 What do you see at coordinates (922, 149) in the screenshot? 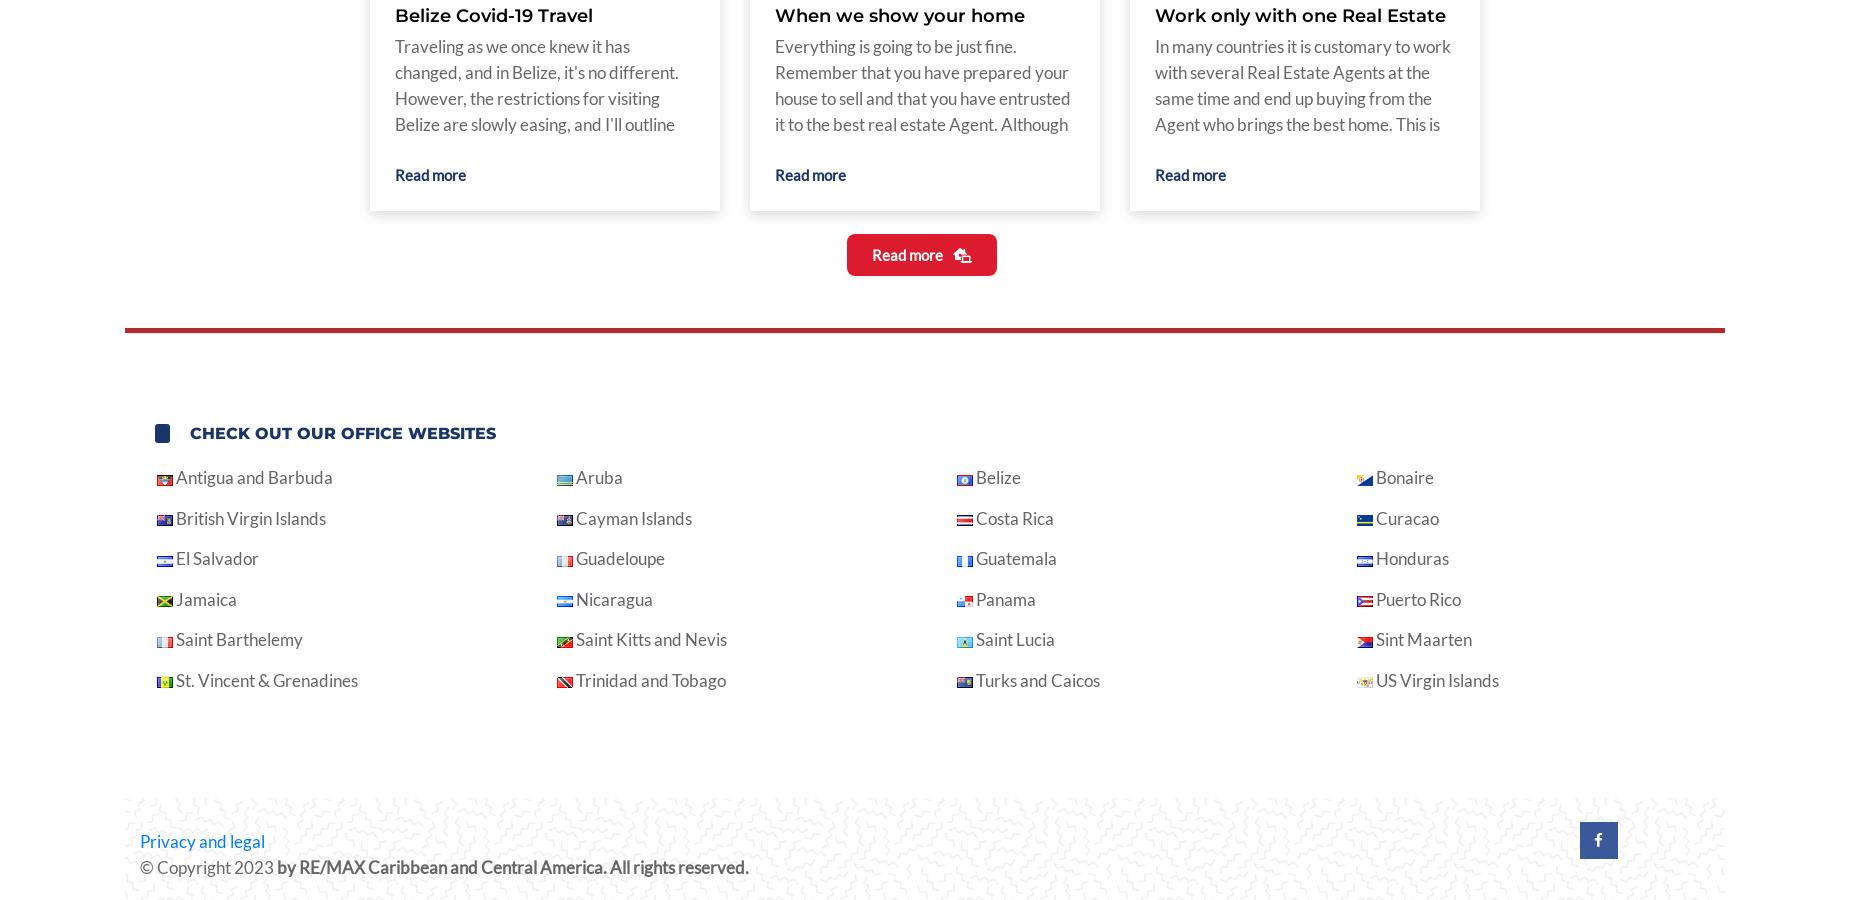
I see `'Everything is going to be just fine. Remember that you have prepared your house to sell and that you have entrusted it to the best real estate Agent. Although there are not many buyers today, it is important to appear calm and collected. Here&rsquo;s some things to keep in mind&hellip;
&nbsp;
Relax - There is nothing else to do, so read a magazin'` at bounding box center [922, 149].